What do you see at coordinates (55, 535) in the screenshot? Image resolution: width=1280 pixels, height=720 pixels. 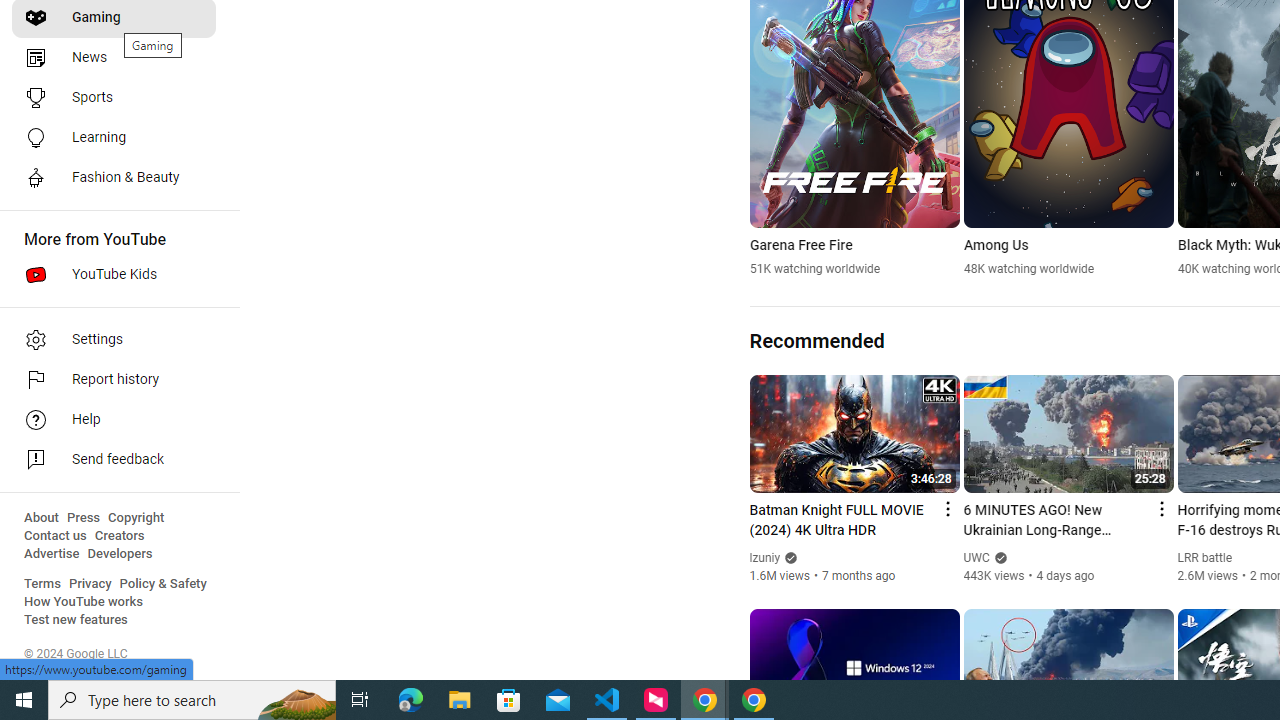 I see `'Contact us'` at bounding box center [55, 535].